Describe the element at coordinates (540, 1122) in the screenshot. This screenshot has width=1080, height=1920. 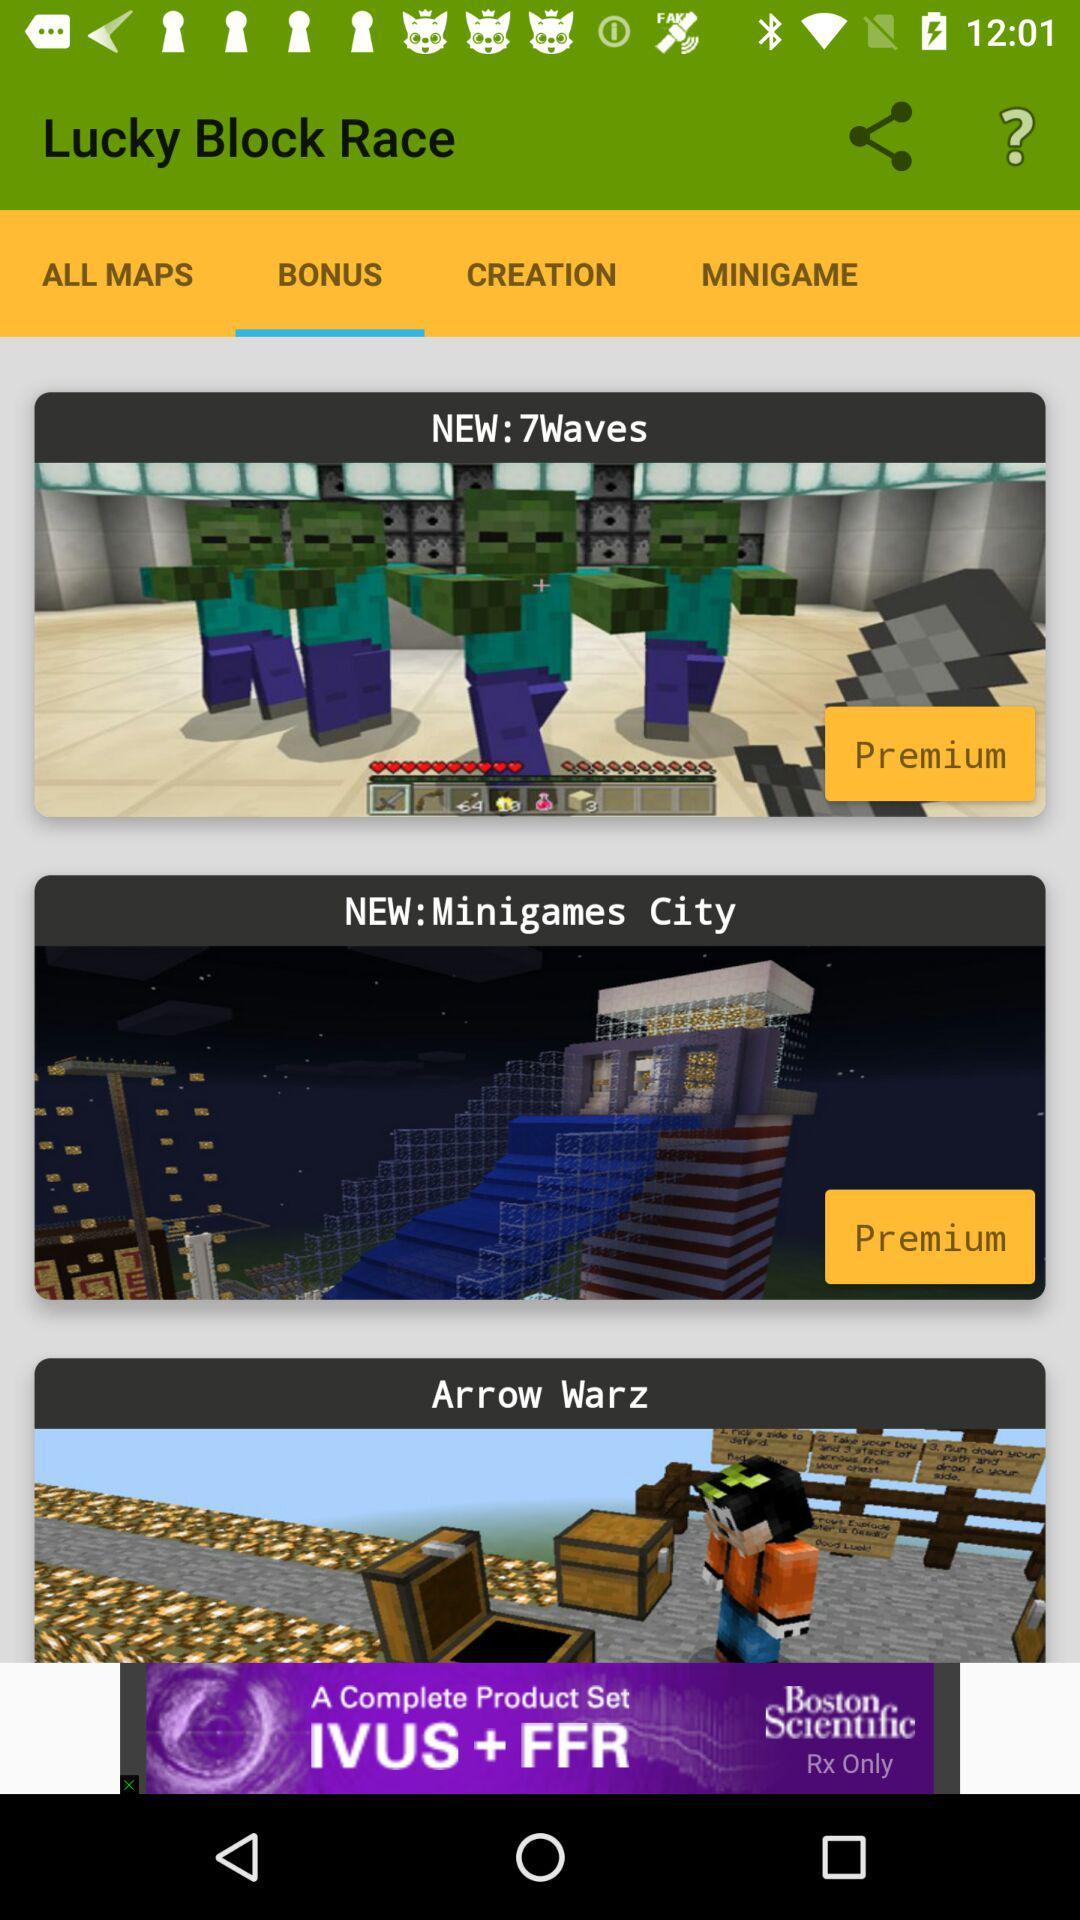
I see `game` at that location.